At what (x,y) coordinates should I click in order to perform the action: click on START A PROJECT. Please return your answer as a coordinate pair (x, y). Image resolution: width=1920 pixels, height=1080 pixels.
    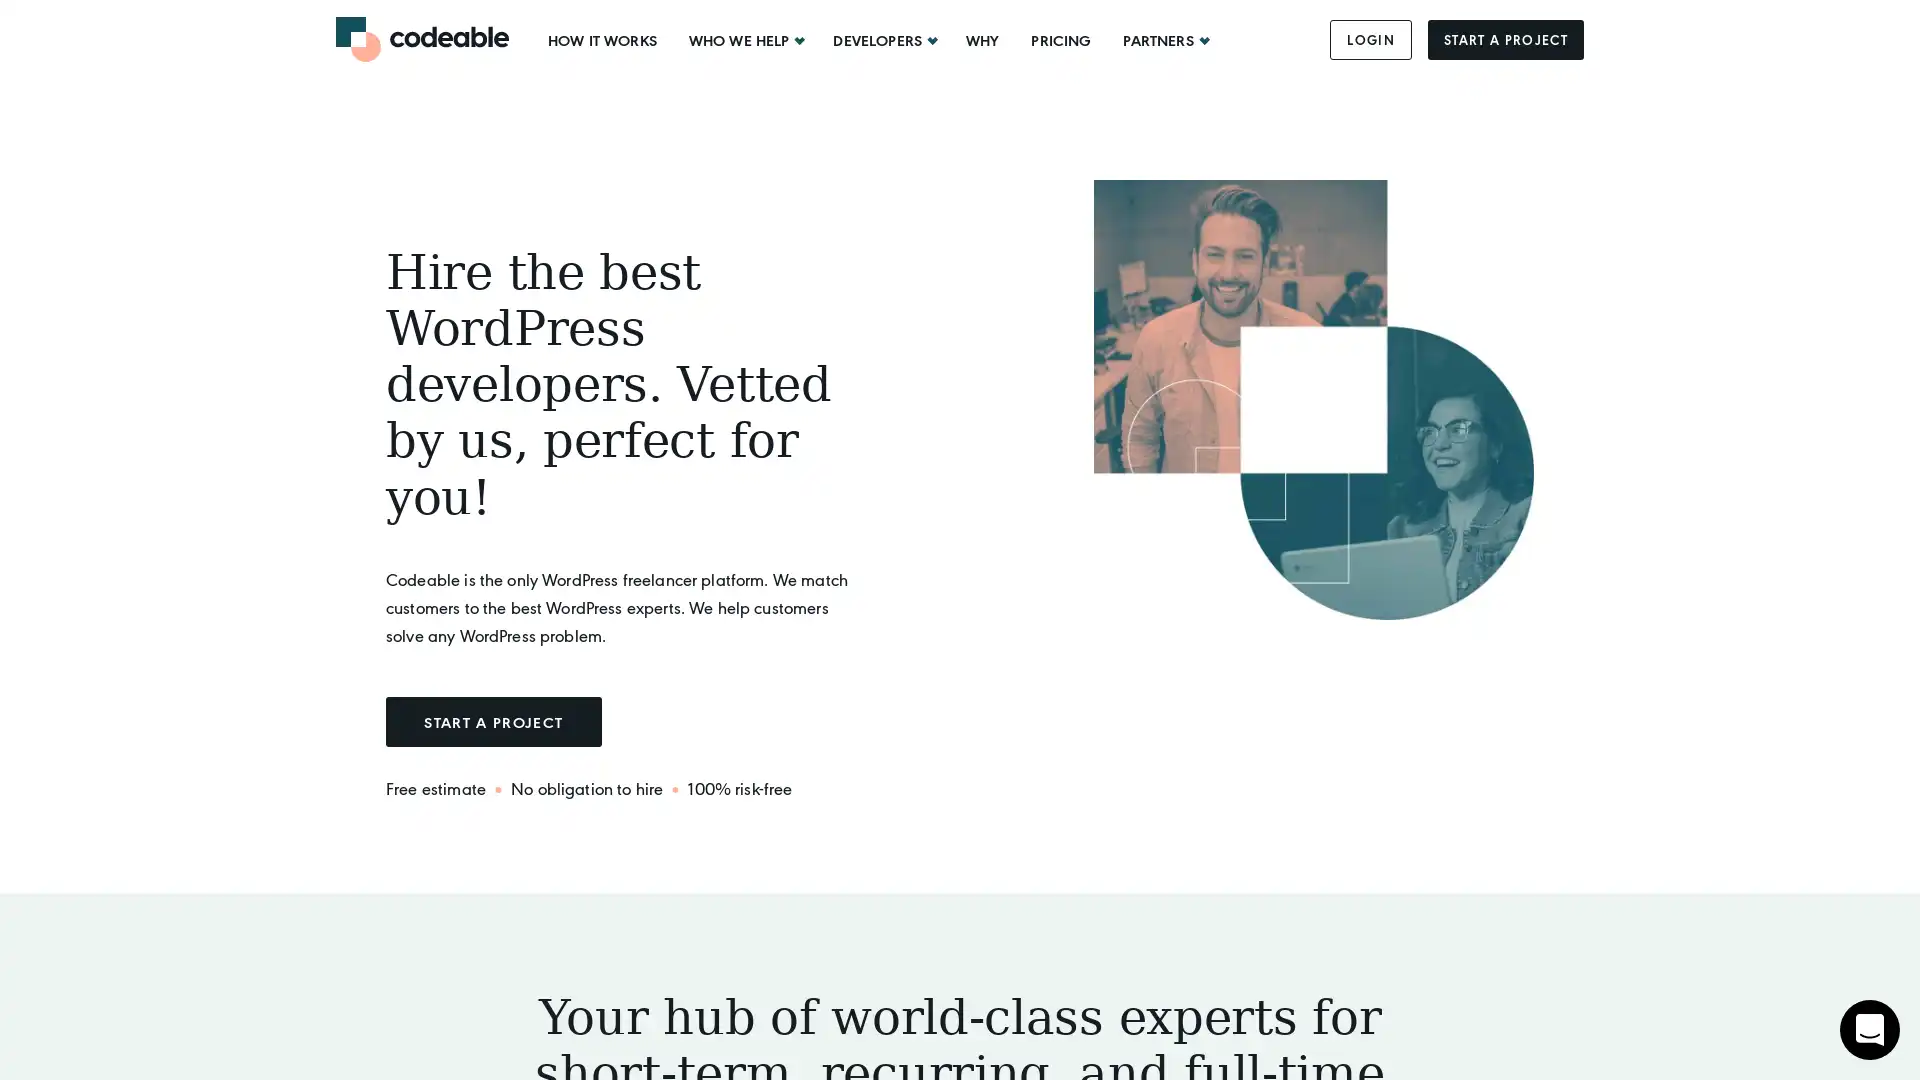
    Looking at the image, I should click on (493, 721).